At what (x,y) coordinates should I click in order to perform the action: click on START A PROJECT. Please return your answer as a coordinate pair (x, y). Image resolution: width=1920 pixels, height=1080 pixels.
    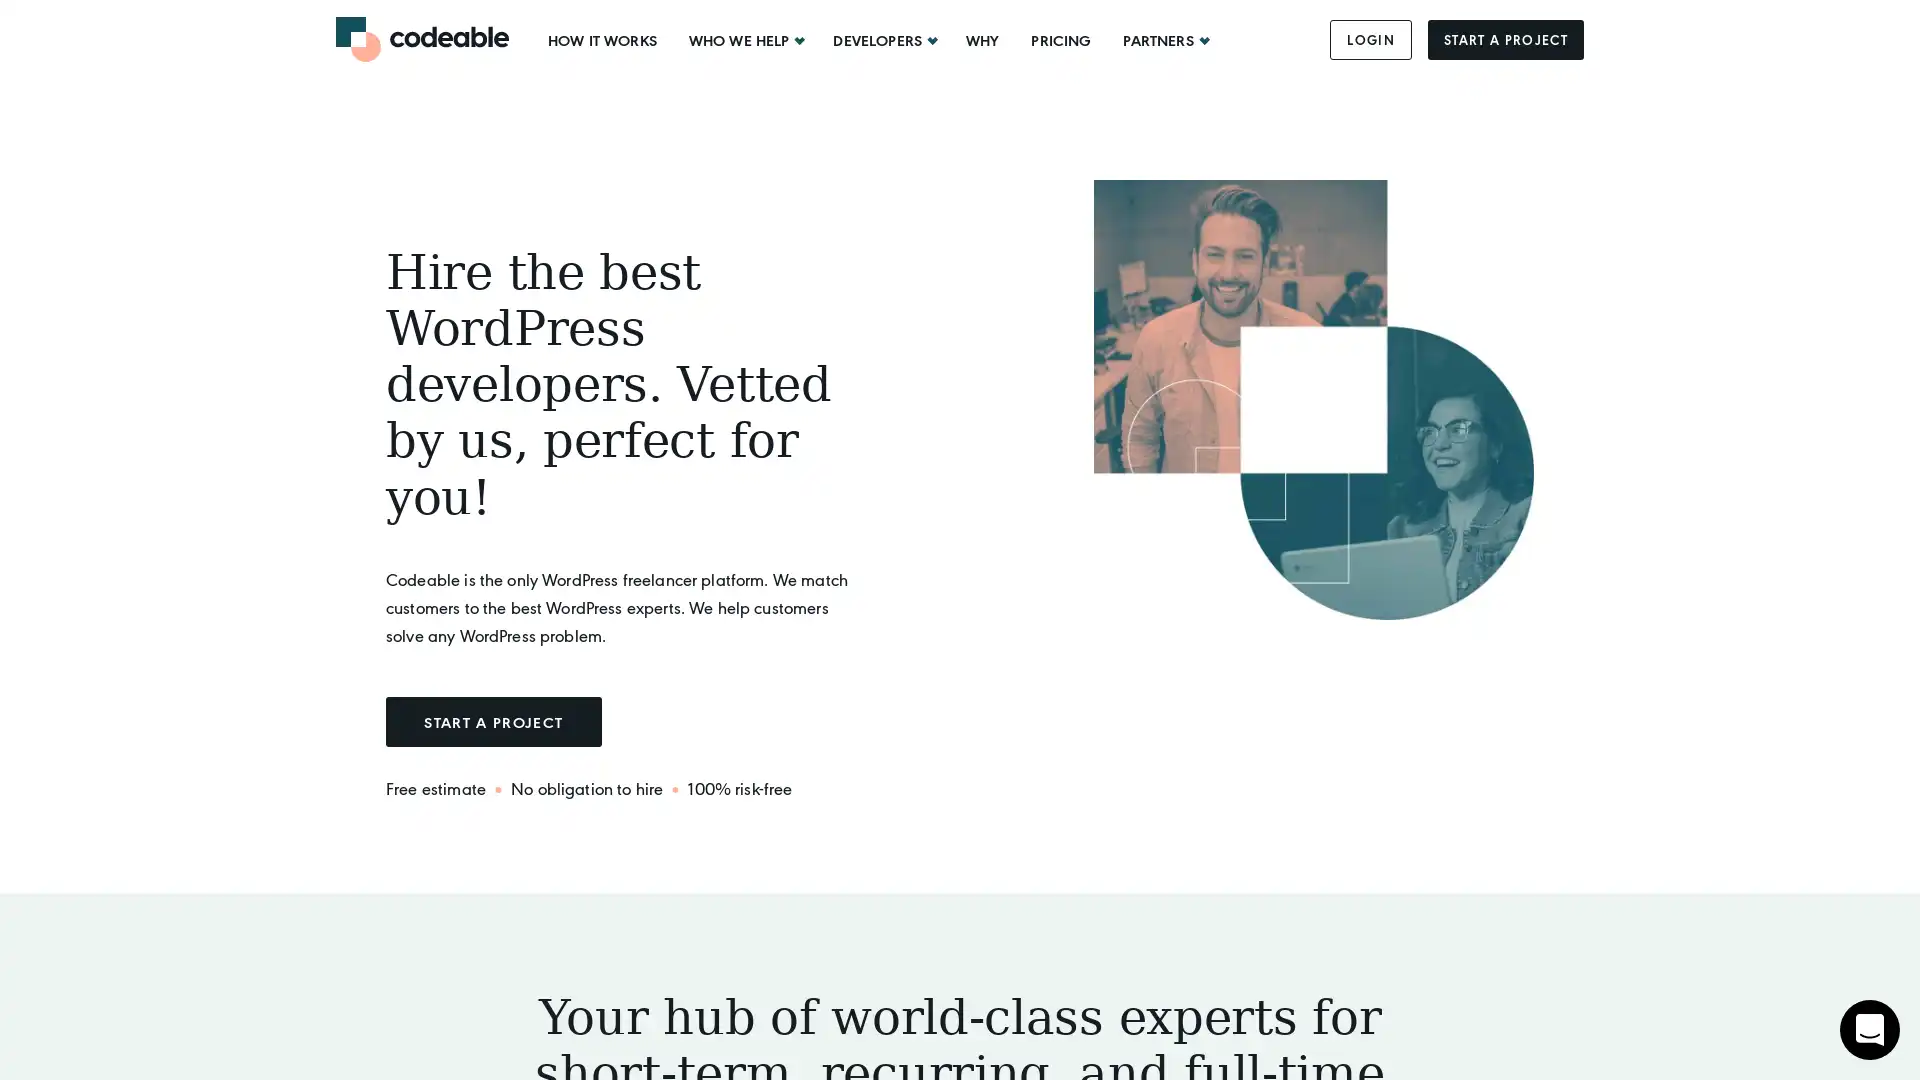
    Looking at the image, I should click on (493, 721).